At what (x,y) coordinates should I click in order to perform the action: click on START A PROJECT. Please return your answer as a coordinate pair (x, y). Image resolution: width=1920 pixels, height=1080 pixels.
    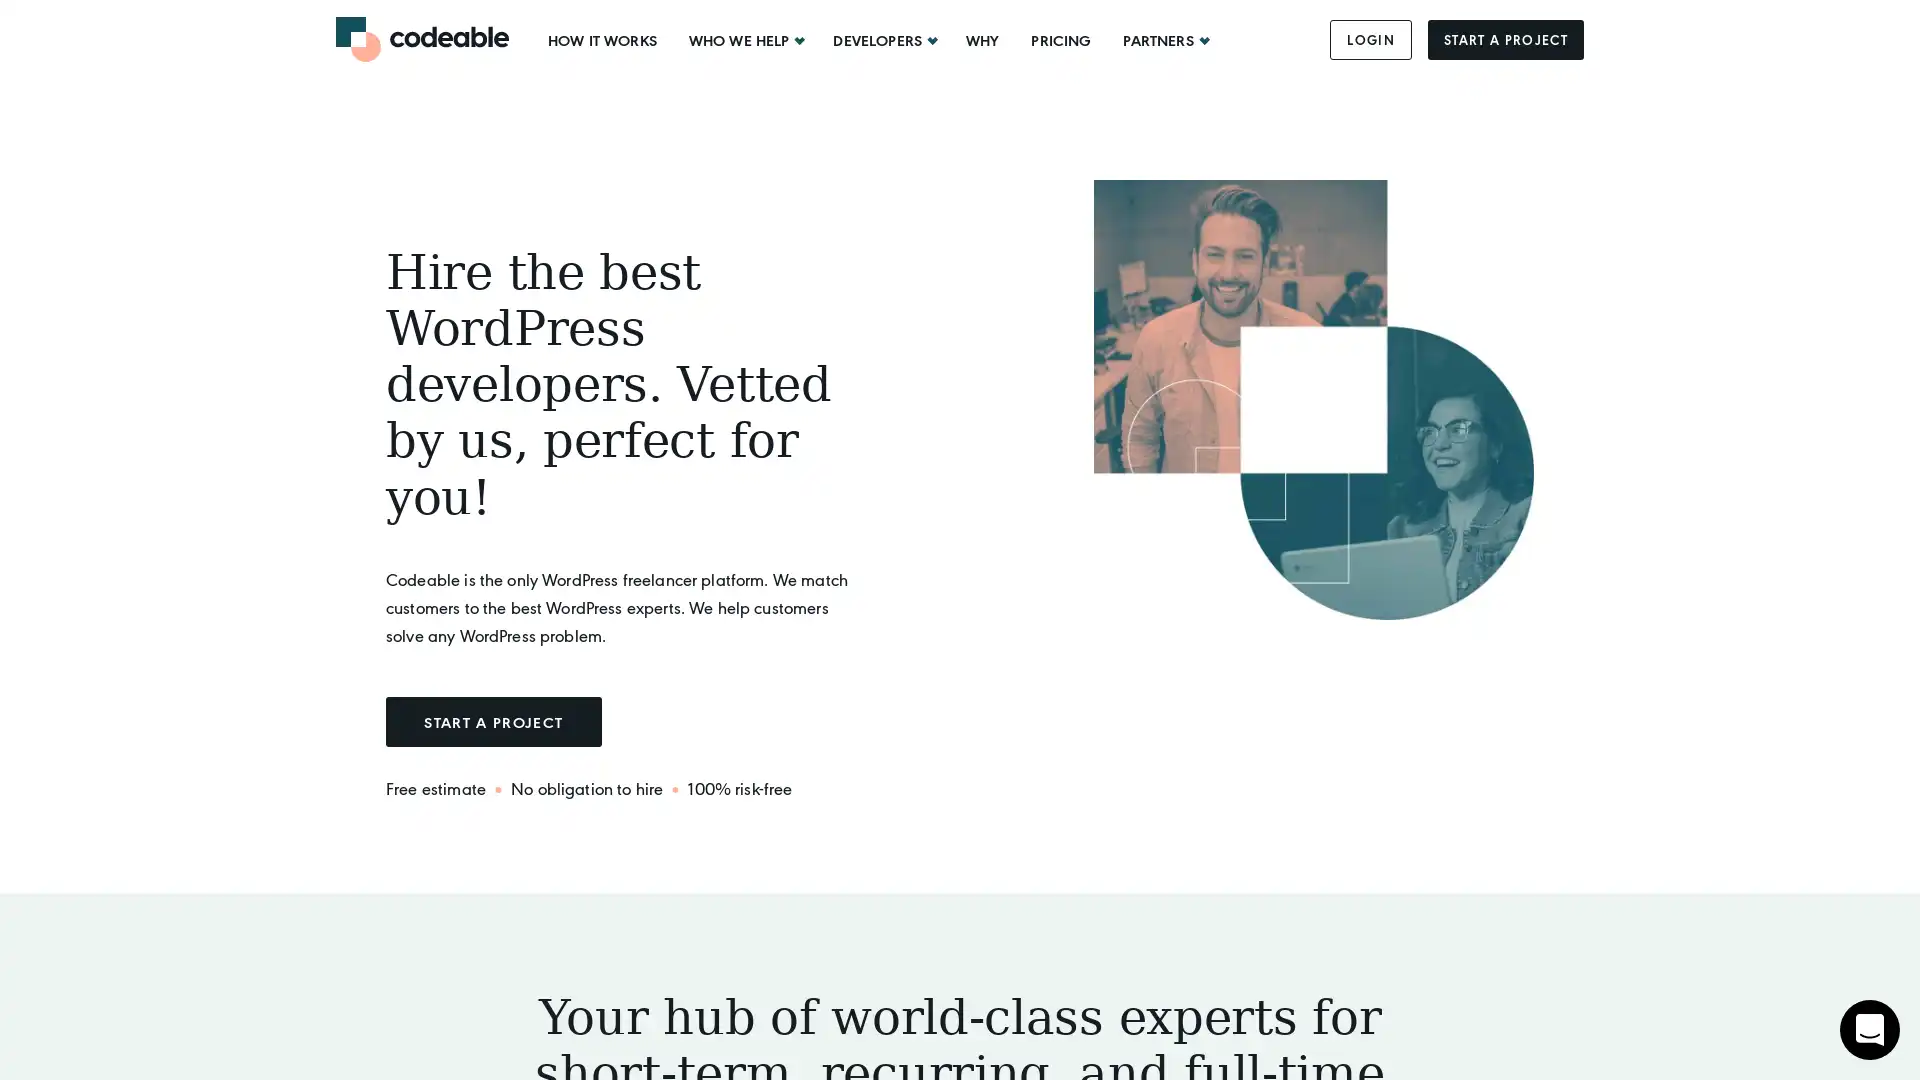
    Looking at the image, I should click on (493, 721).